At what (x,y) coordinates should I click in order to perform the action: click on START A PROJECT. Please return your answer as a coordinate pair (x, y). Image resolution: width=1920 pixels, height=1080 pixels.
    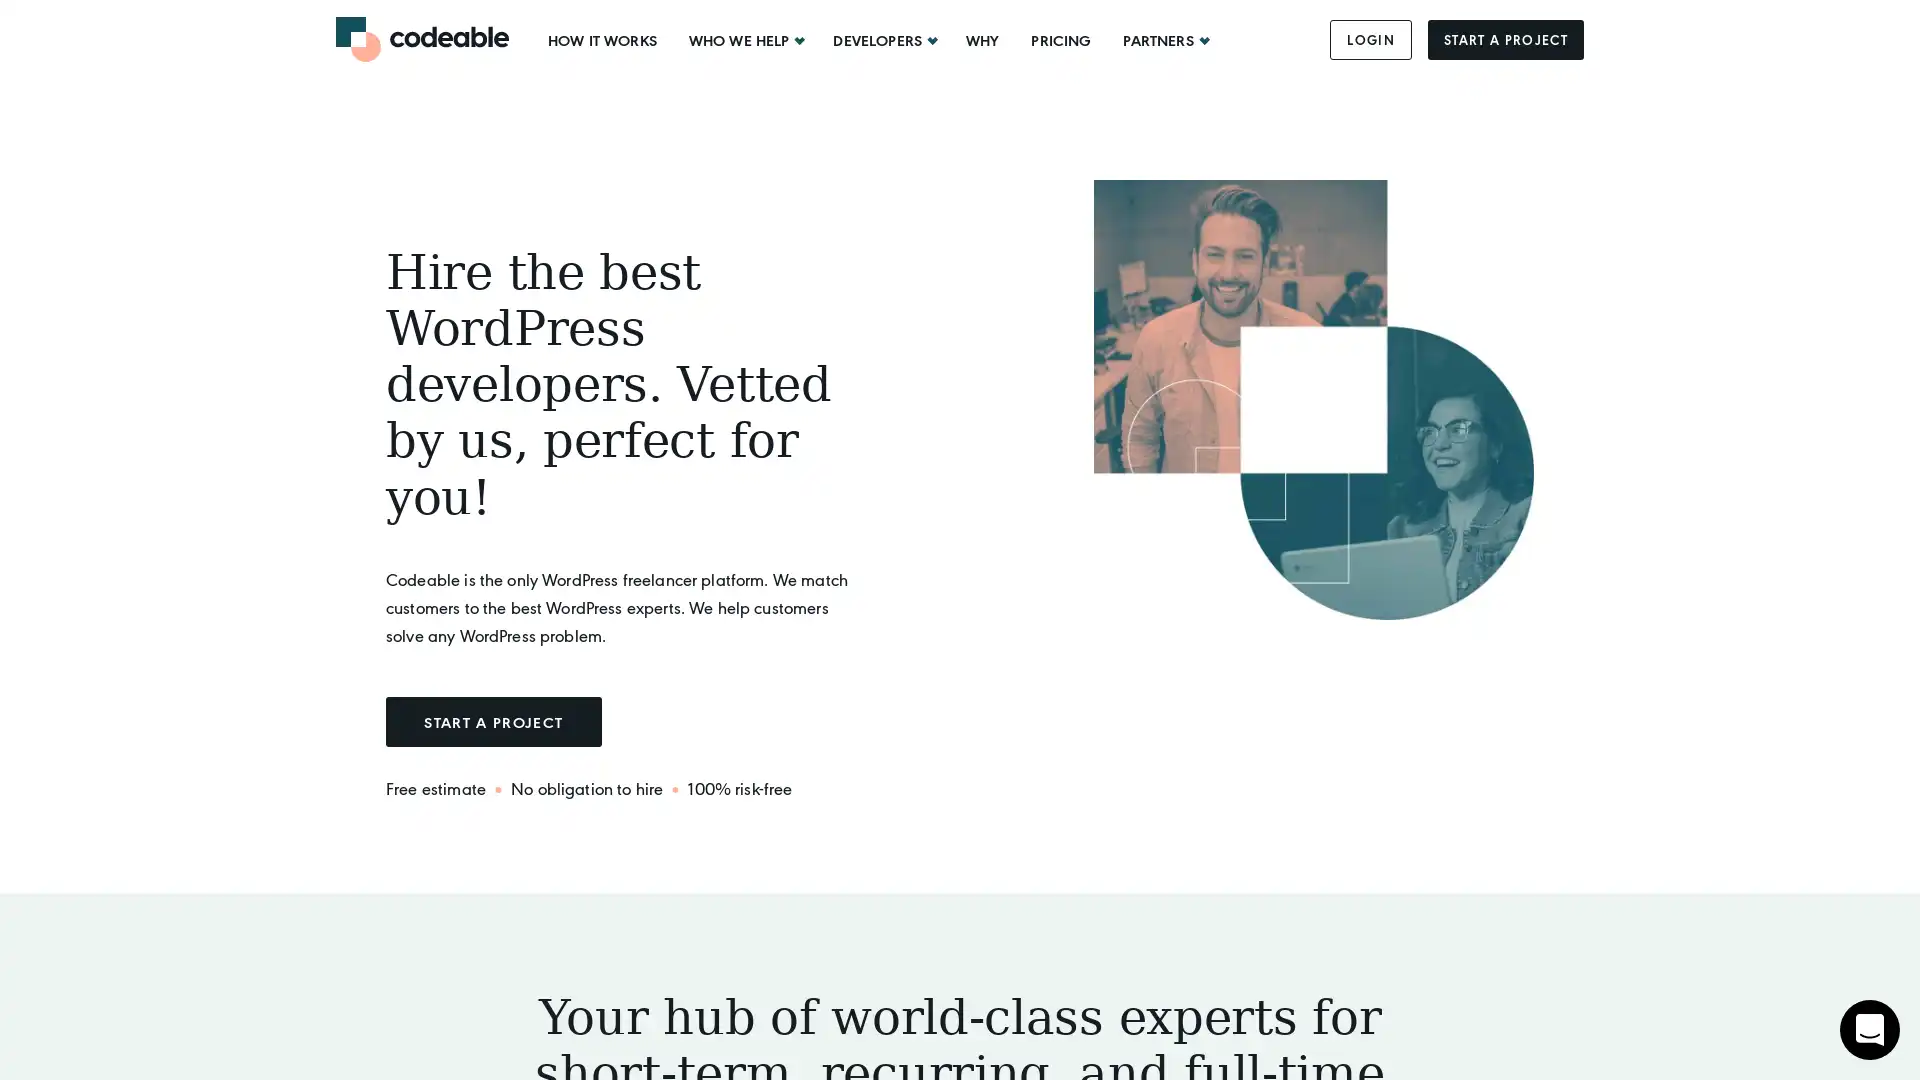
    Looking at the image, I should click on (493, 721).